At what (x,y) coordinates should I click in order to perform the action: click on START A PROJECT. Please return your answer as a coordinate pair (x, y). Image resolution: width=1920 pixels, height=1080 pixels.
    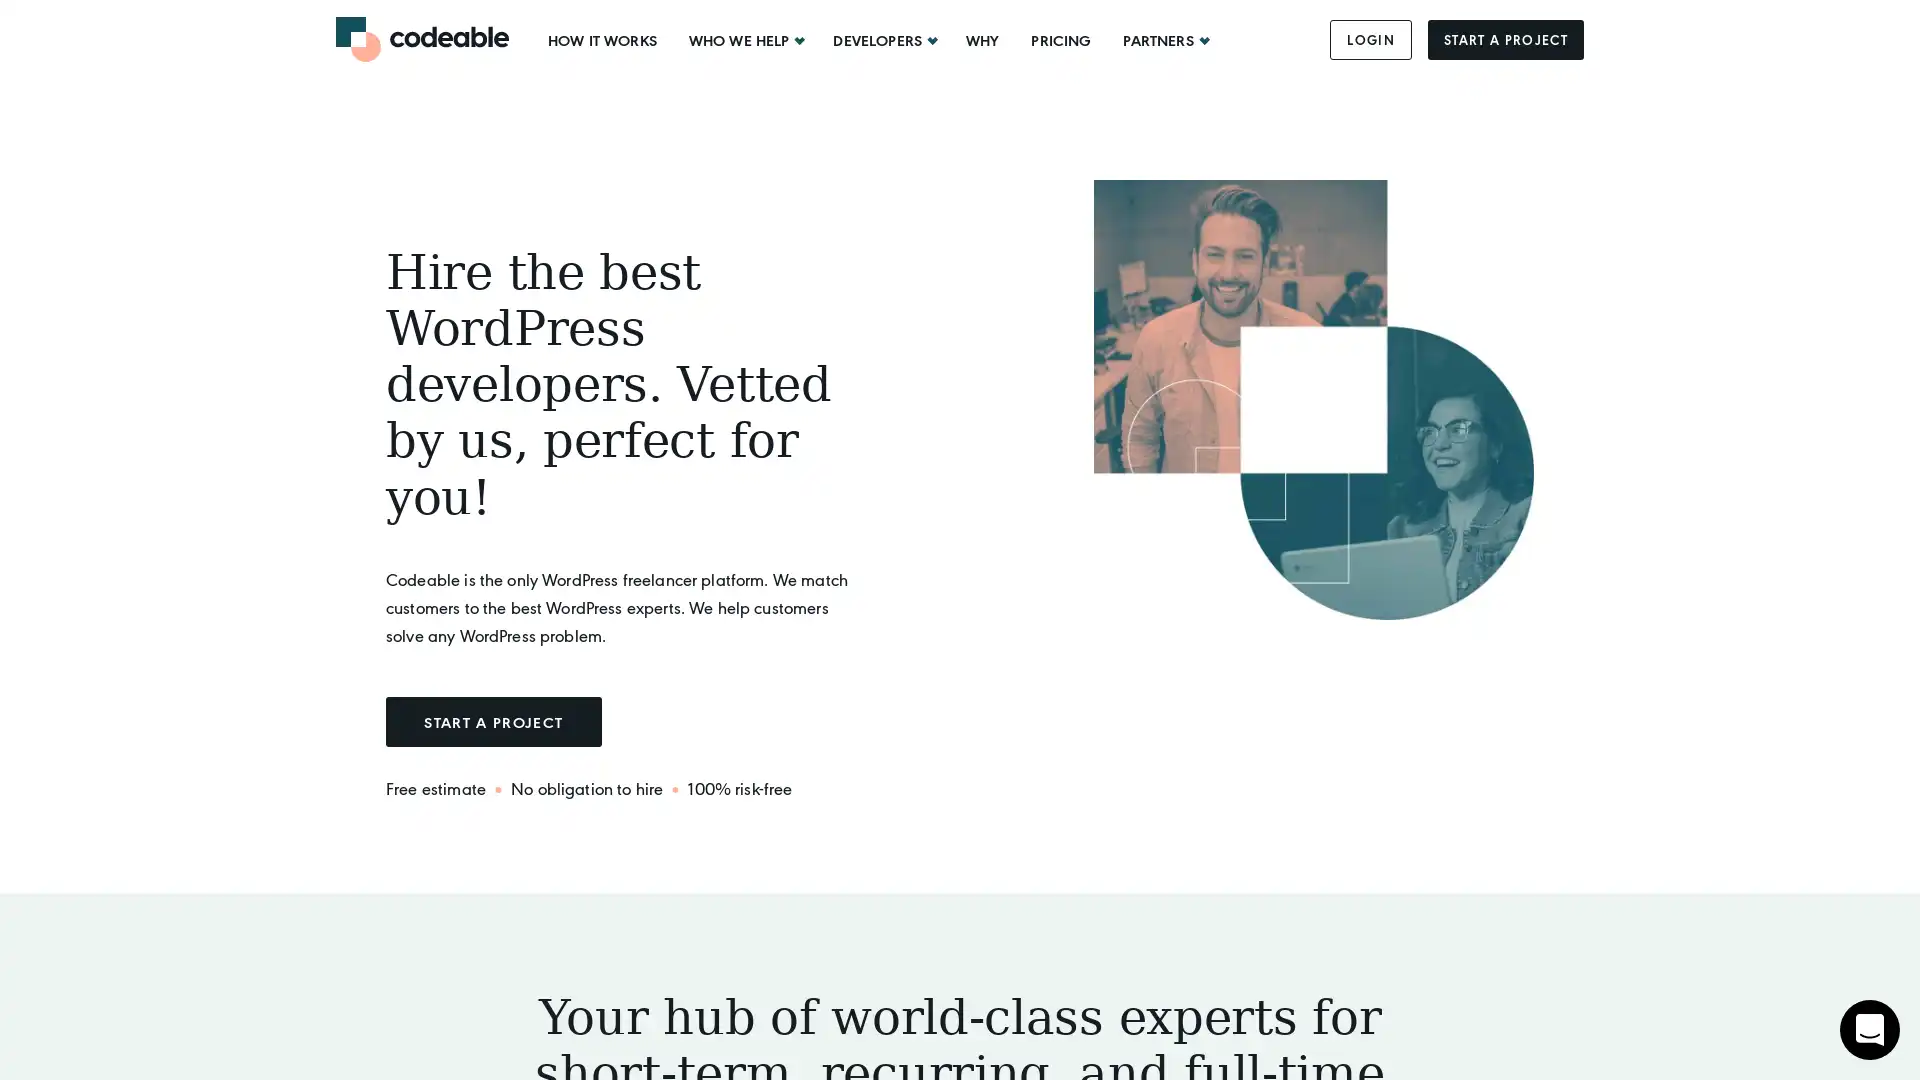
    Looking at the image, I should click on (493, 721).